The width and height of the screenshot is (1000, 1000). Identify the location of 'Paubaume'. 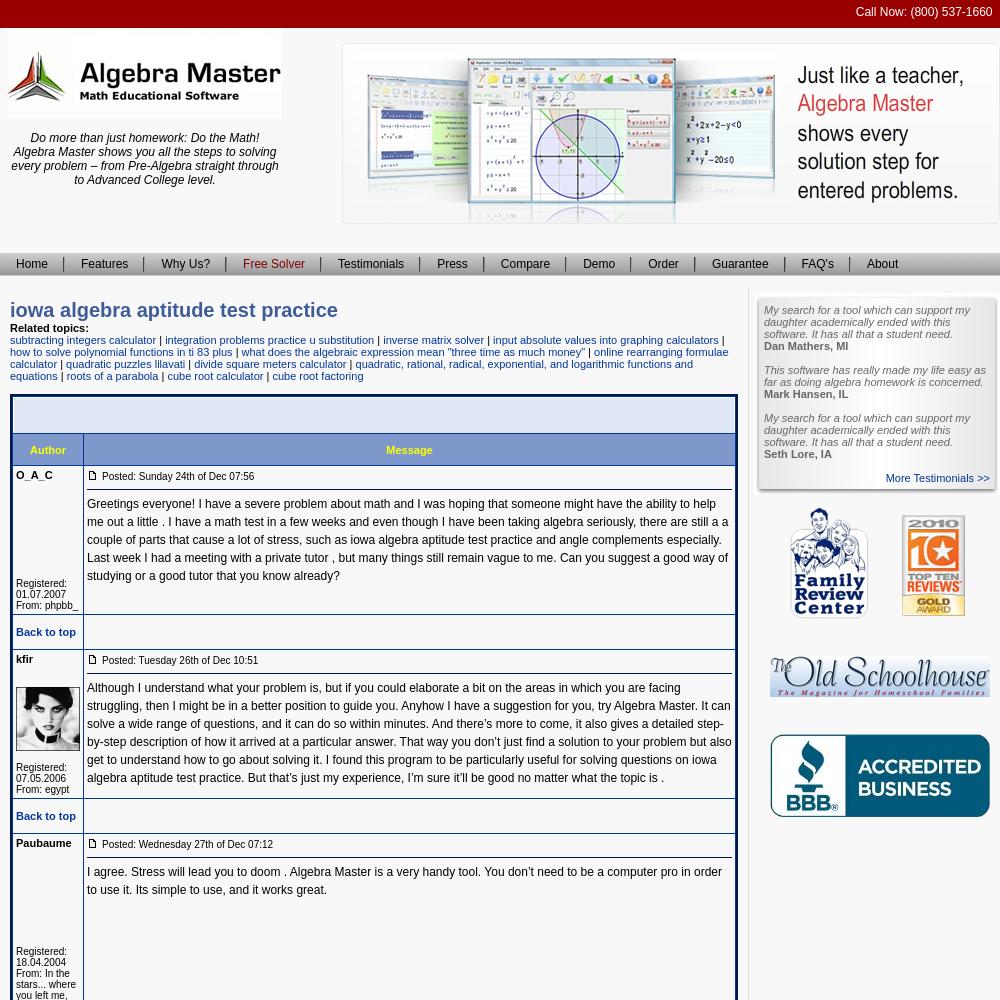
(16, 842).